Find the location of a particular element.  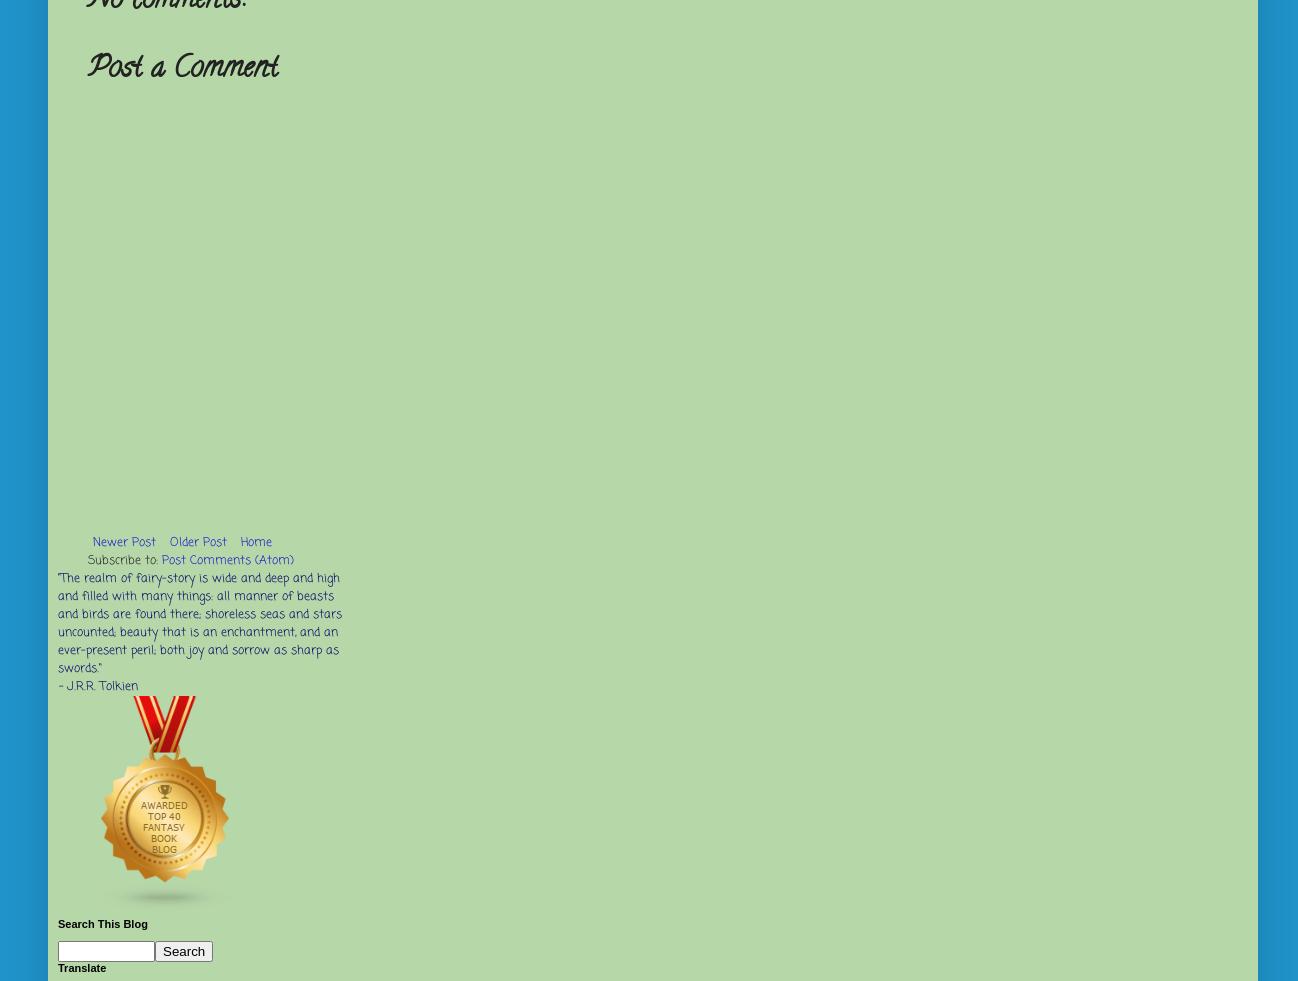

'Search This Blog' is located at coordinates (102, 924).